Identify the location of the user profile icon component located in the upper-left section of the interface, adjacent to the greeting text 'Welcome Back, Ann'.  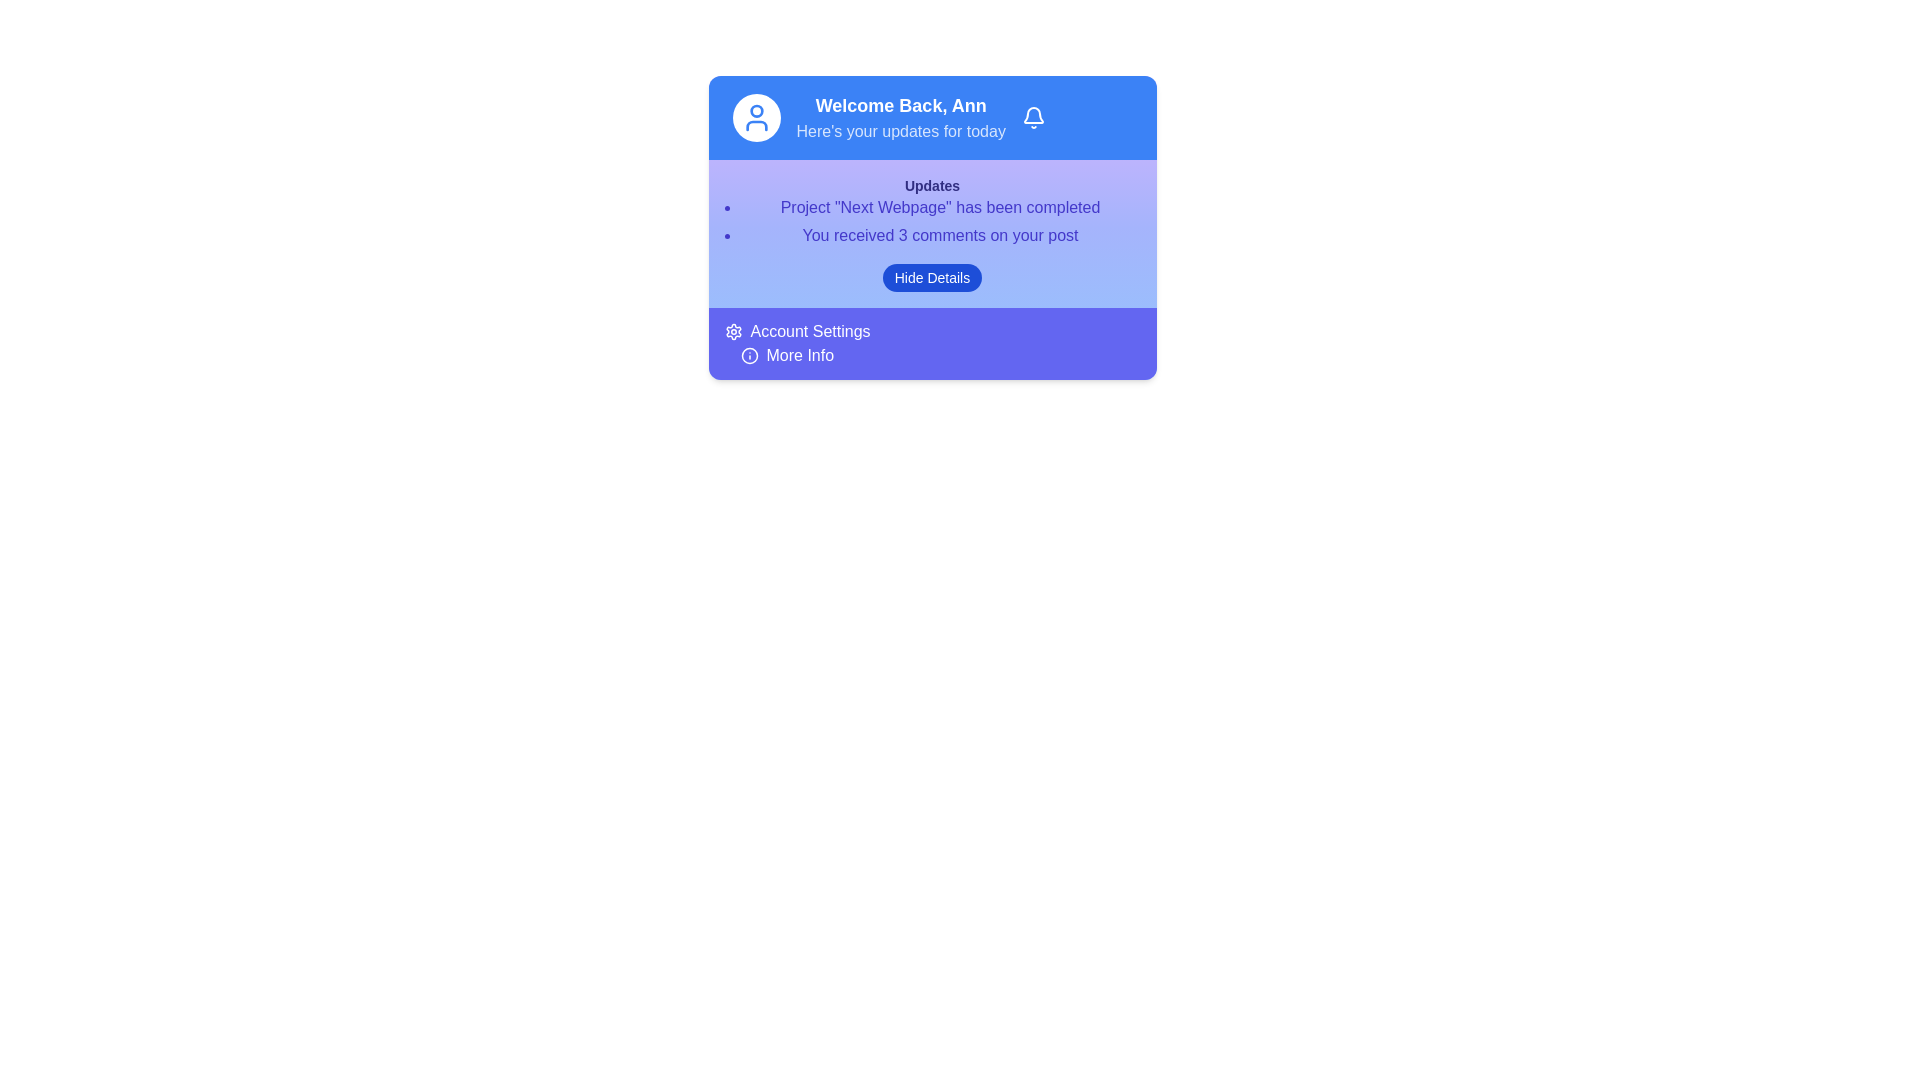
(755, 126).